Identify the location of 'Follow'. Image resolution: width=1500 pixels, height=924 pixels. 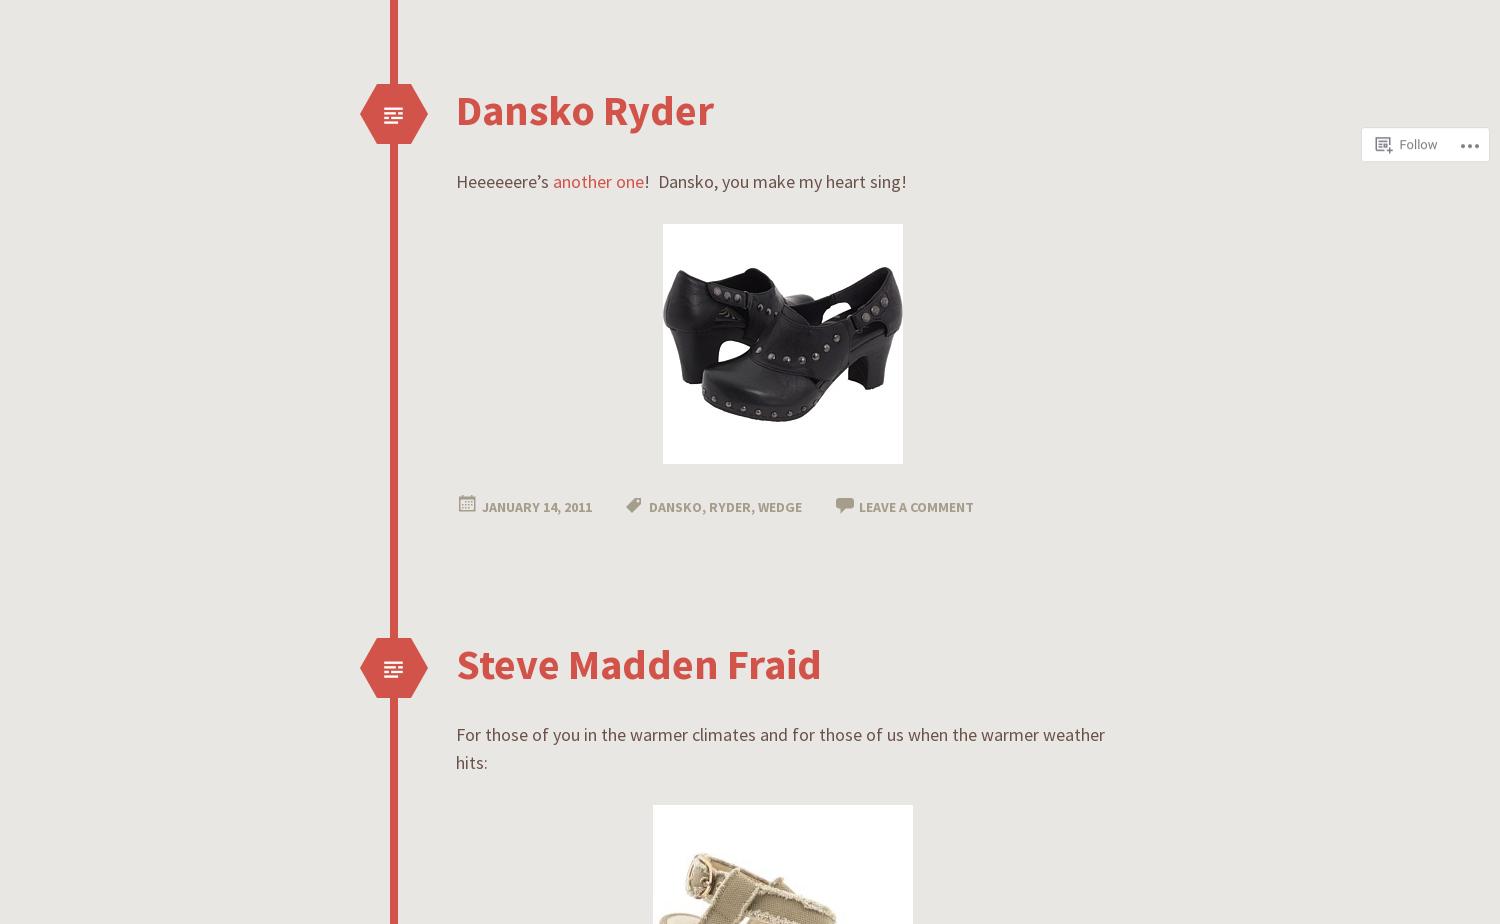
(1417, 48).